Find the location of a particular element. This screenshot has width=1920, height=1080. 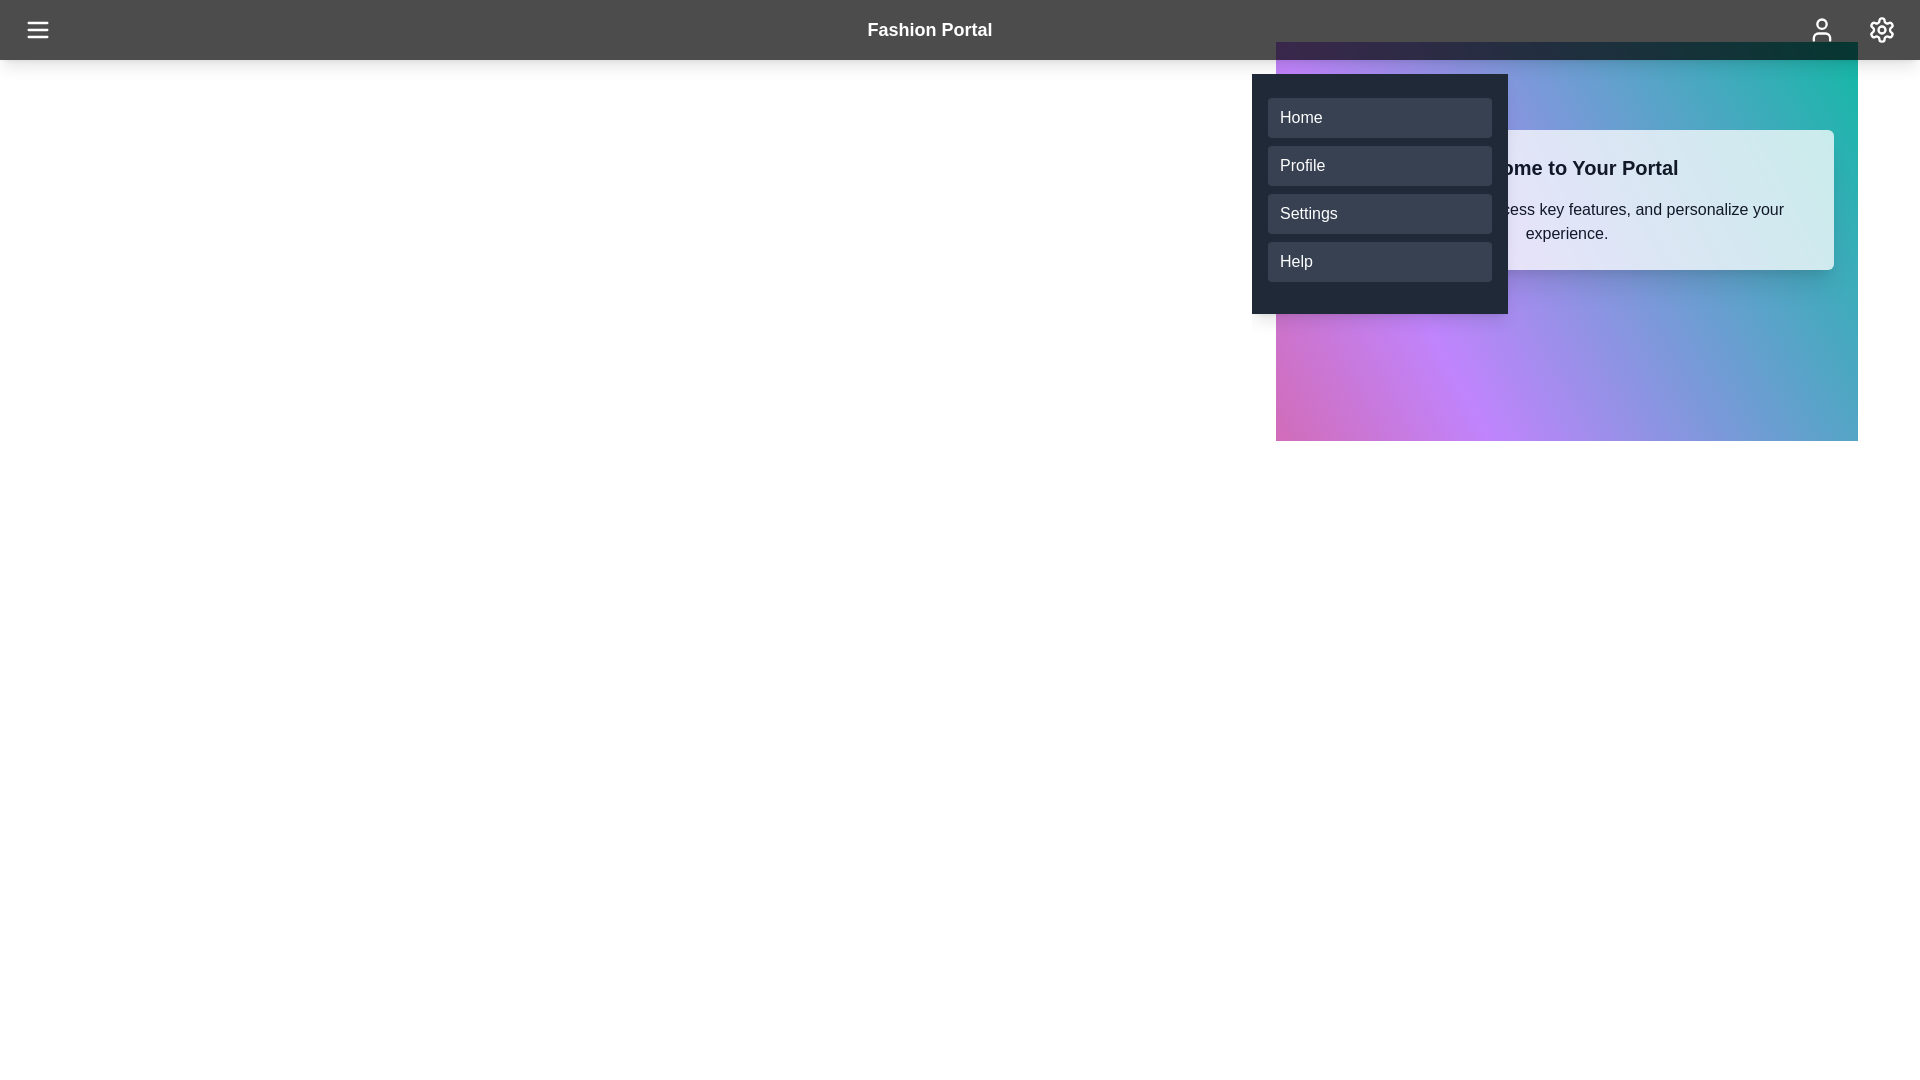

the menu item Help from the list is located at coordinates (1379, 261).